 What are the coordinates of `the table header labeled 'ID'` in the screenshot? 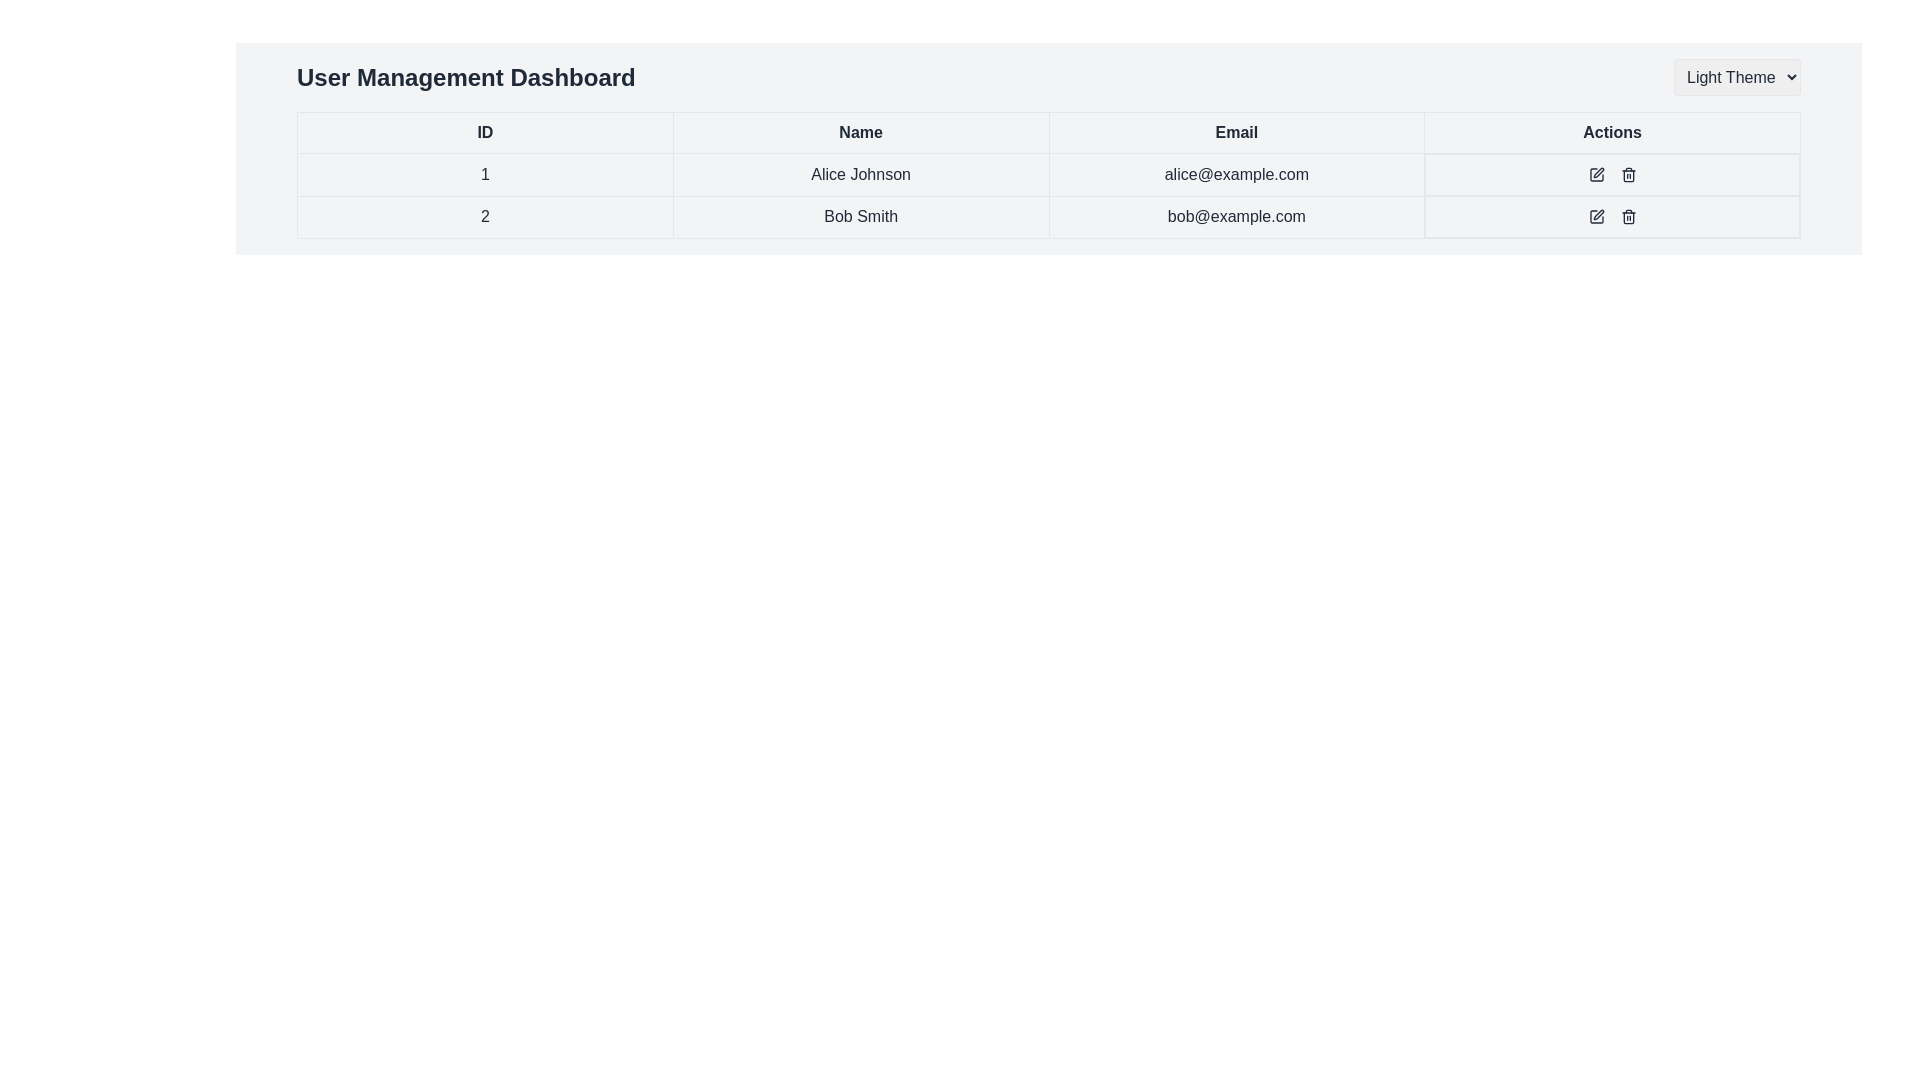 It's located at (485, 132).